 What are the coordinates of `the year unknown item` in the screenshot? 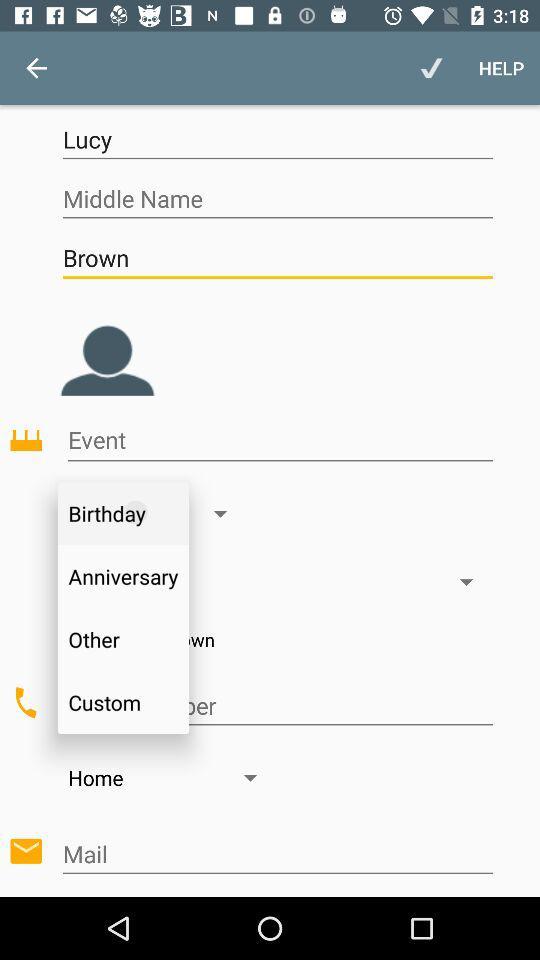 It's located at (276, 638).